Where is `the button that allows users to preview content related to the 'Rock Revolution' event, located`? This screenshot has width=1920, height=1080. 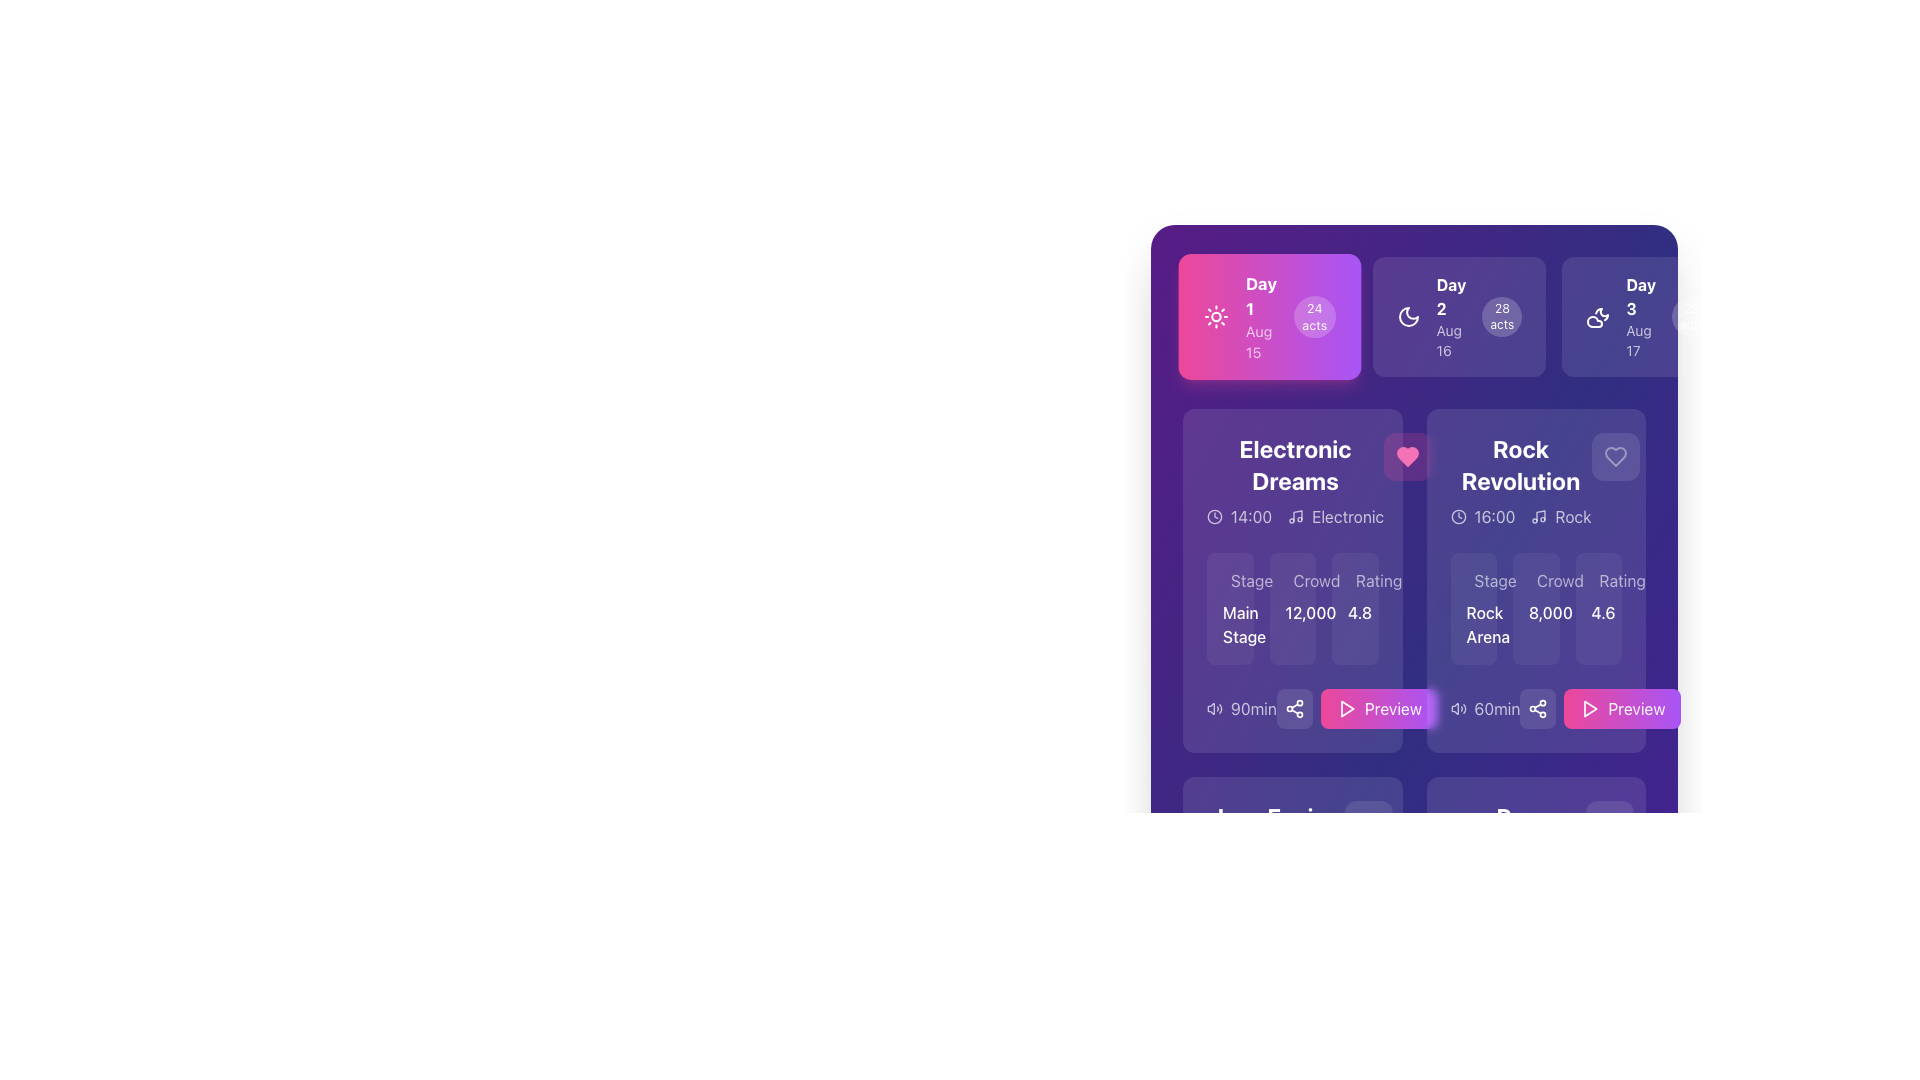
the button that allows users to preview content related to the 'Rock Revolution' event, located is located at coordinates (1622, 708).